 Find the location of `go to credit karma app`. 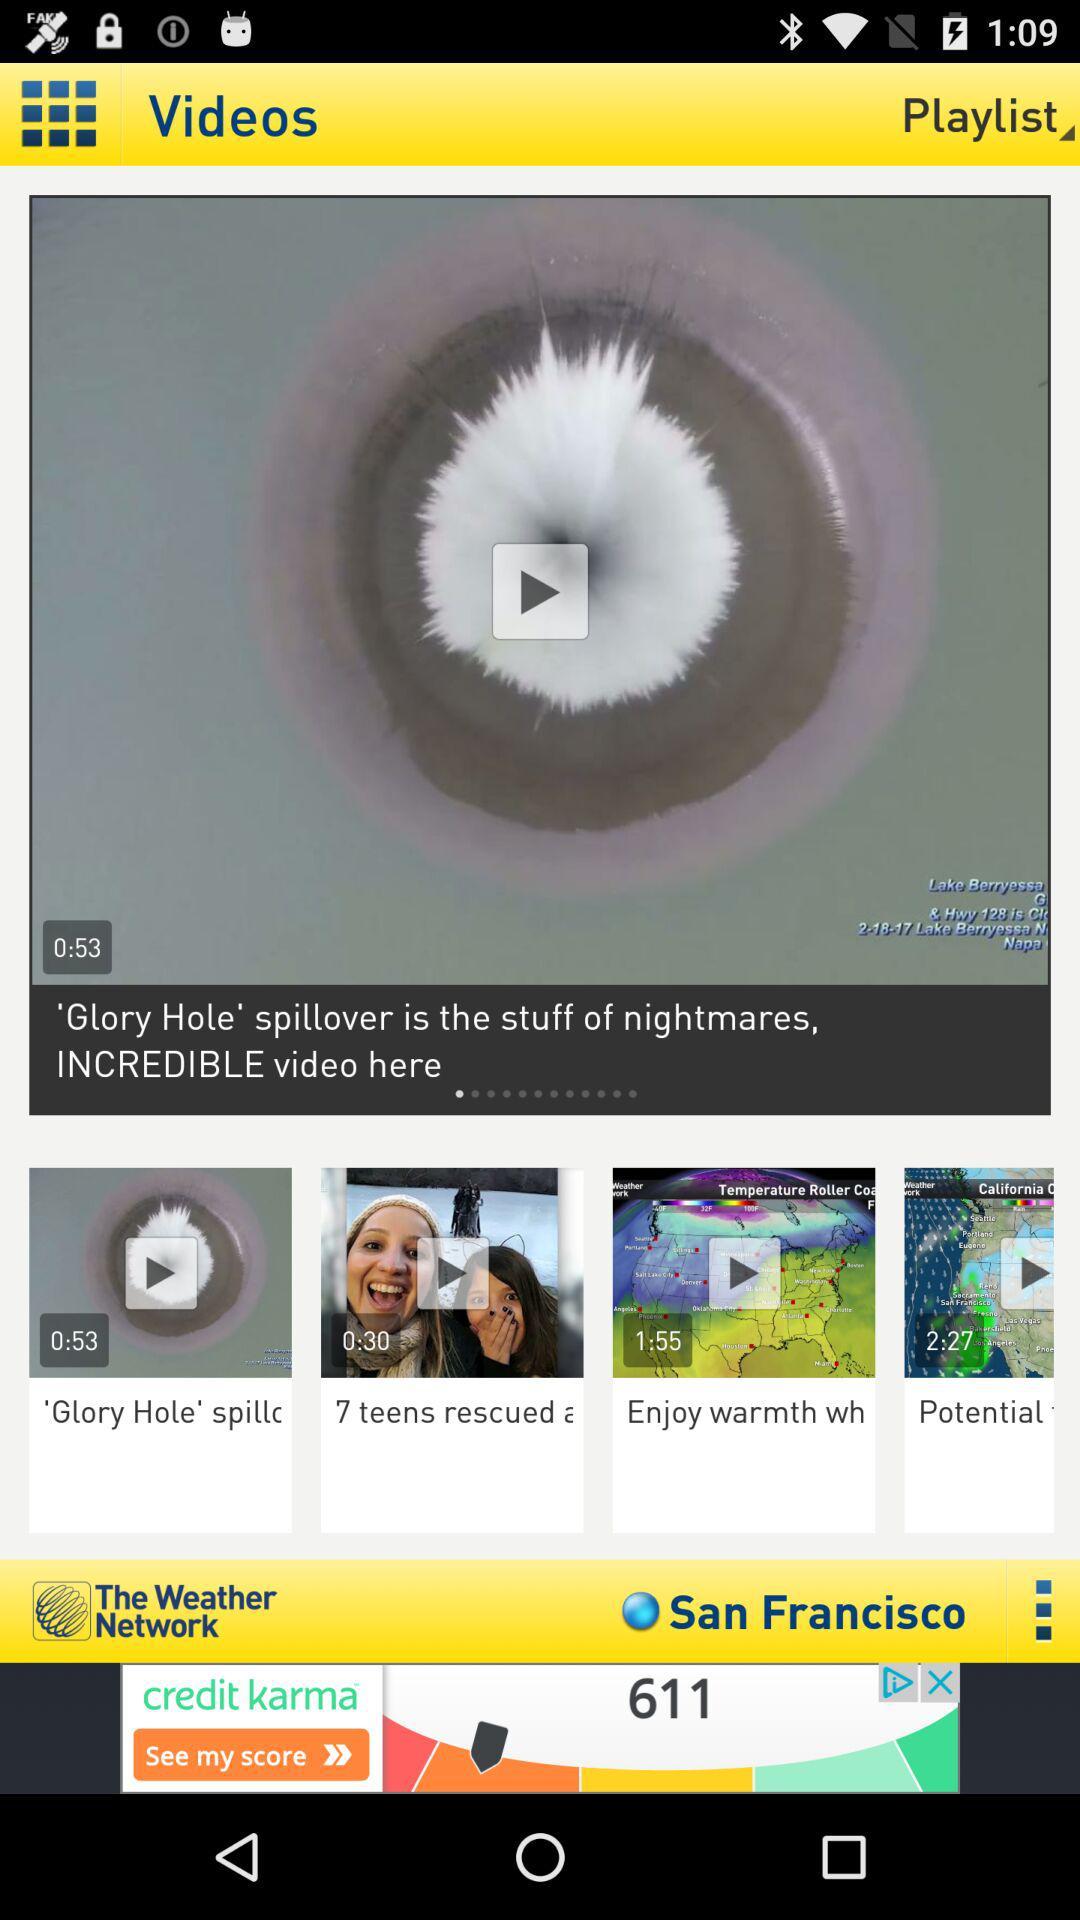

go to credit karma app is located at coordinates (540, 1727).